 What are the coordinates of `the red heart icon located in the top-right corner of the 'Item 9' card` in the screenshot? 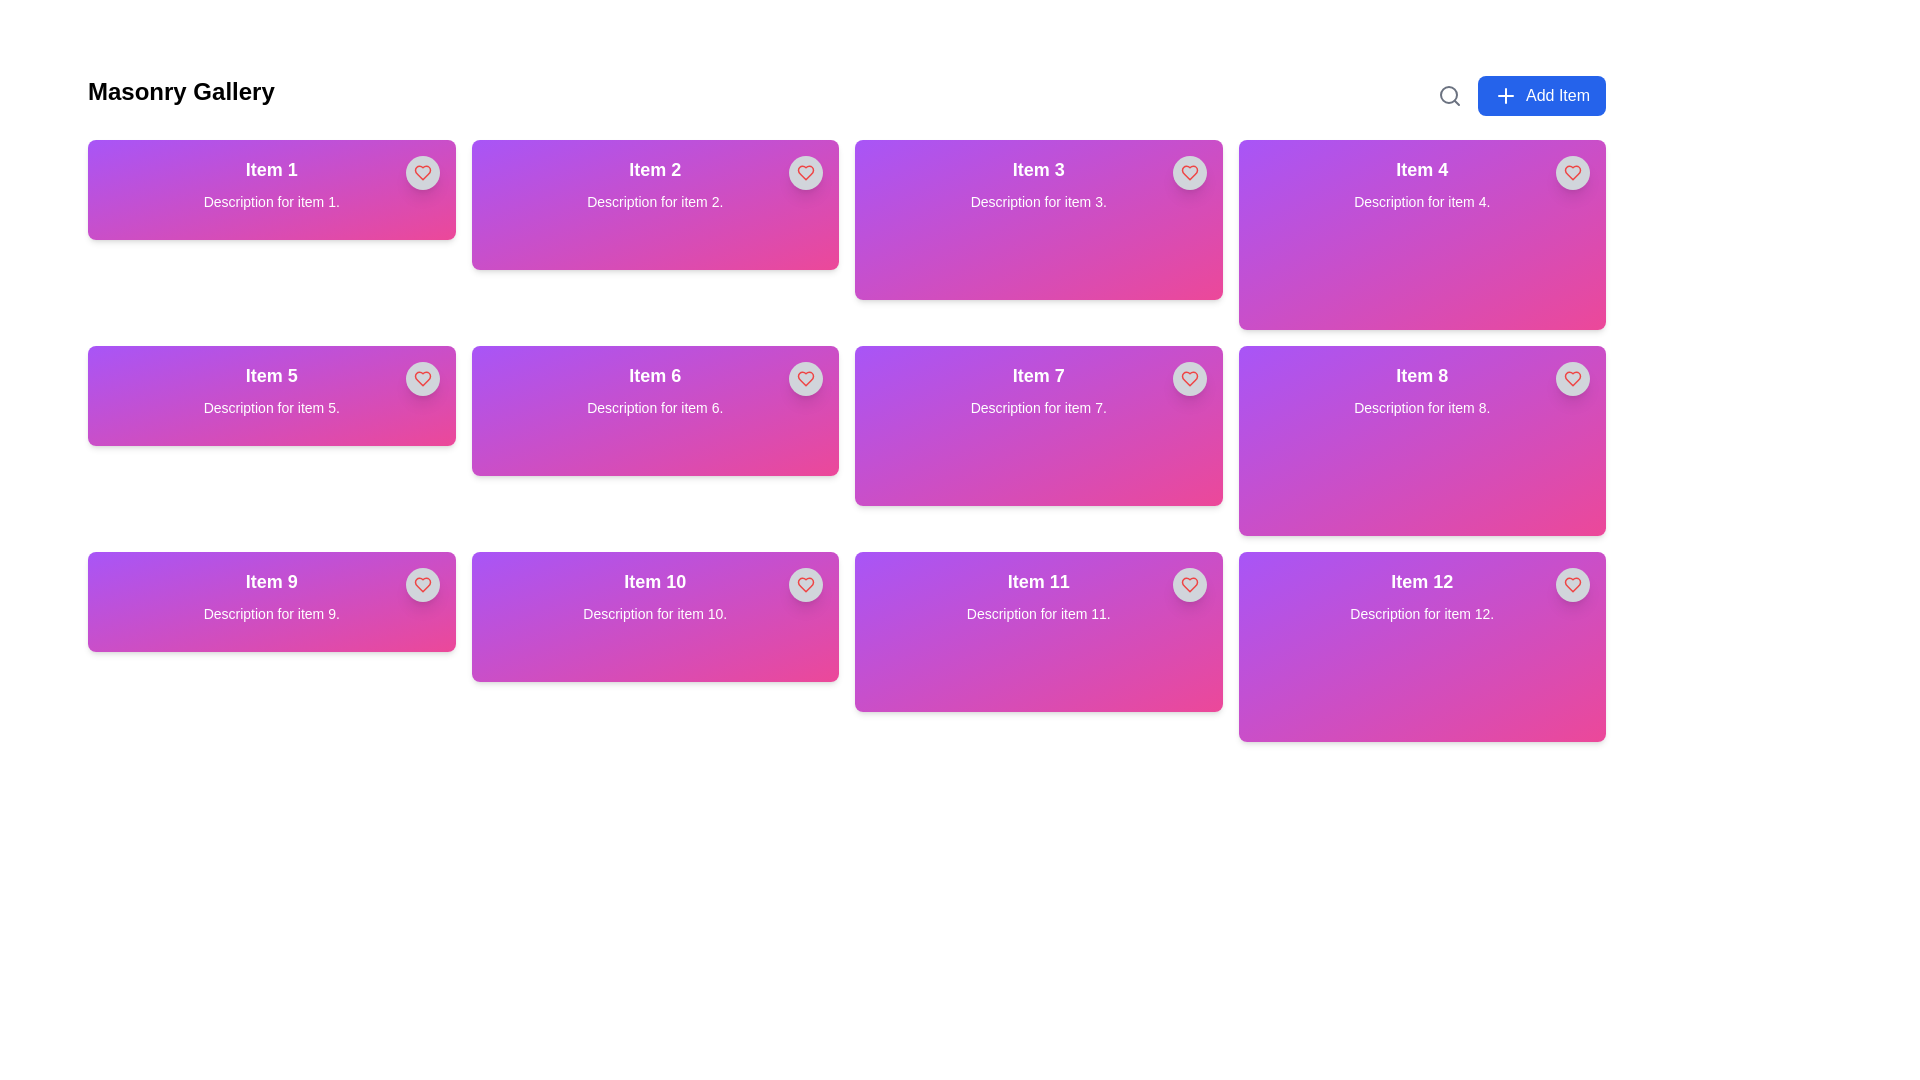 It's located at (421, 585).